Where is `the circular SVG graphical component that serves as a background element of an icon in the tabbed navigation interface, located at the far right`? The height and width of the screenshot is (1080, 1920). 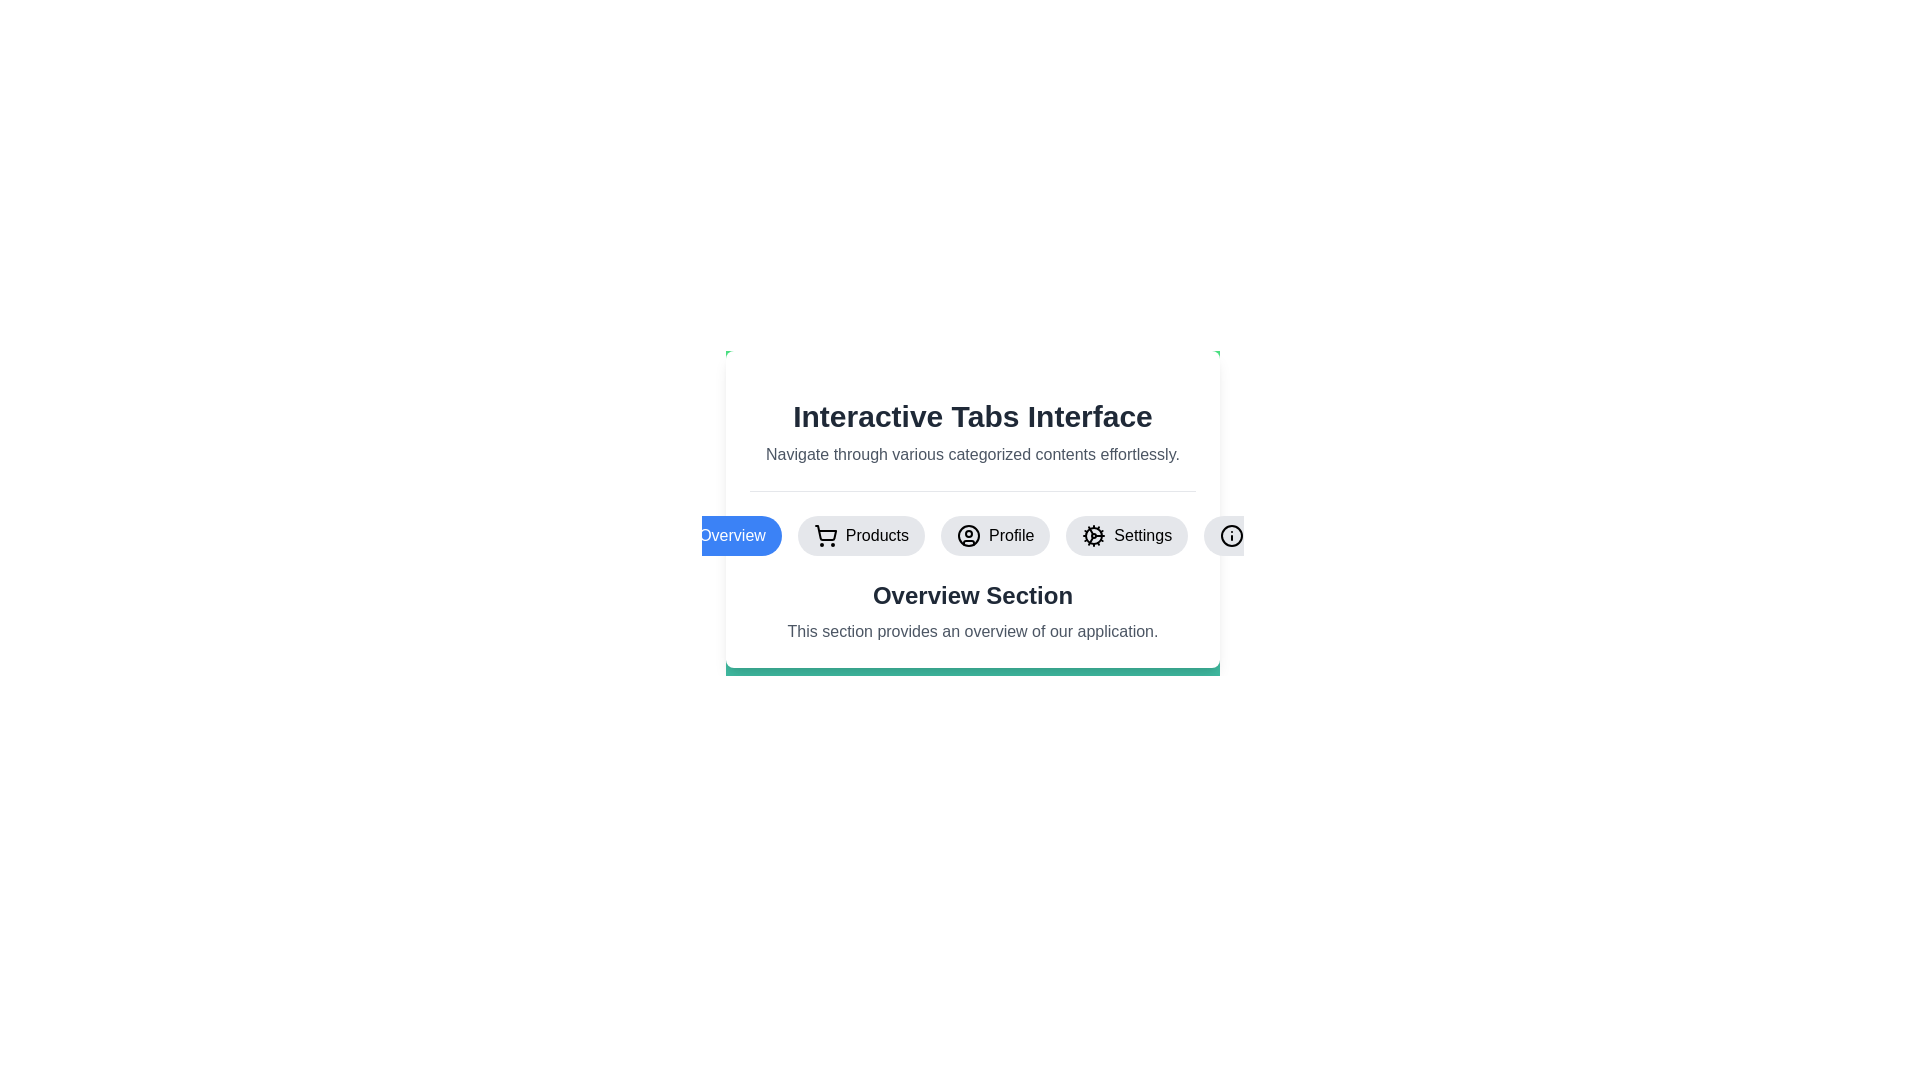 the circular SVG graphical component that serves as a background element of an icon in the tabbed navigation interface, located at the far right is located at coordinates (1231, 535).